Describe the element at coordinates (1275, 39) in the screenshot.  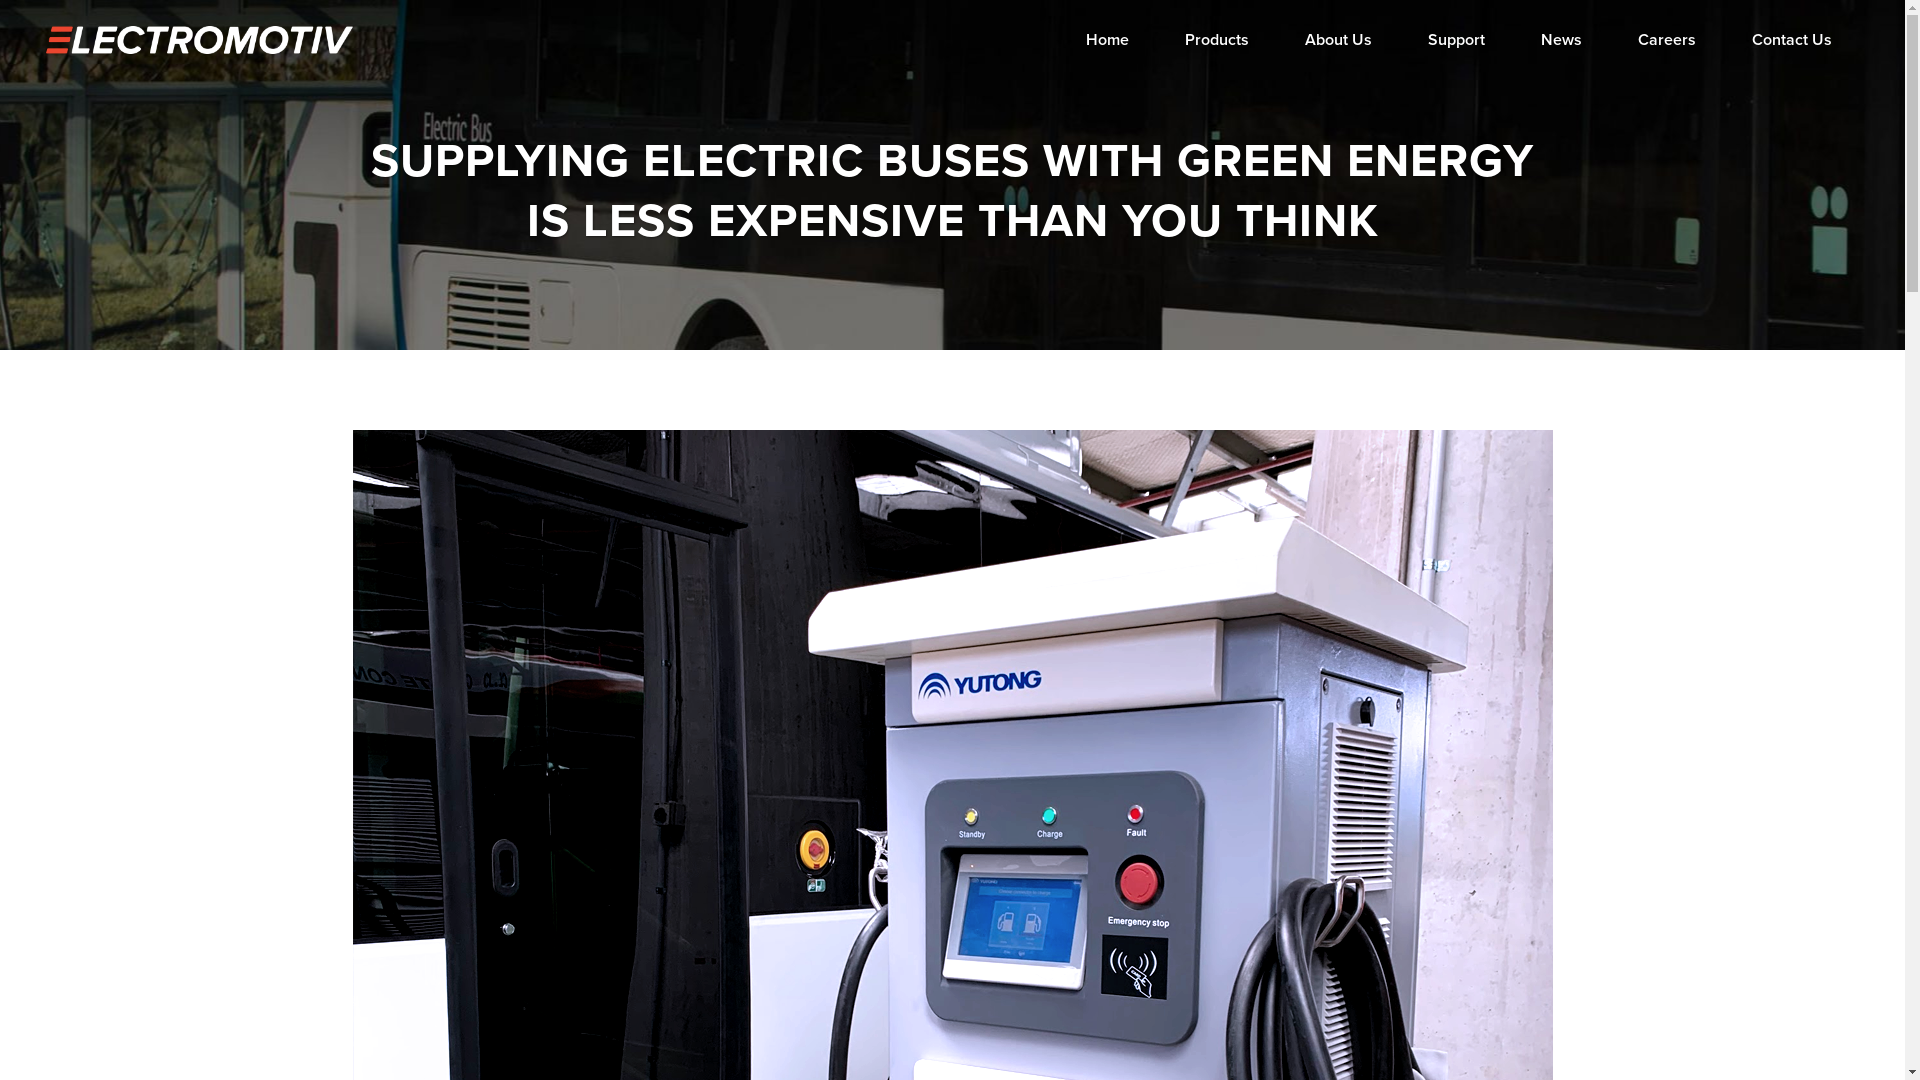
I see `'About Us'` at that location.